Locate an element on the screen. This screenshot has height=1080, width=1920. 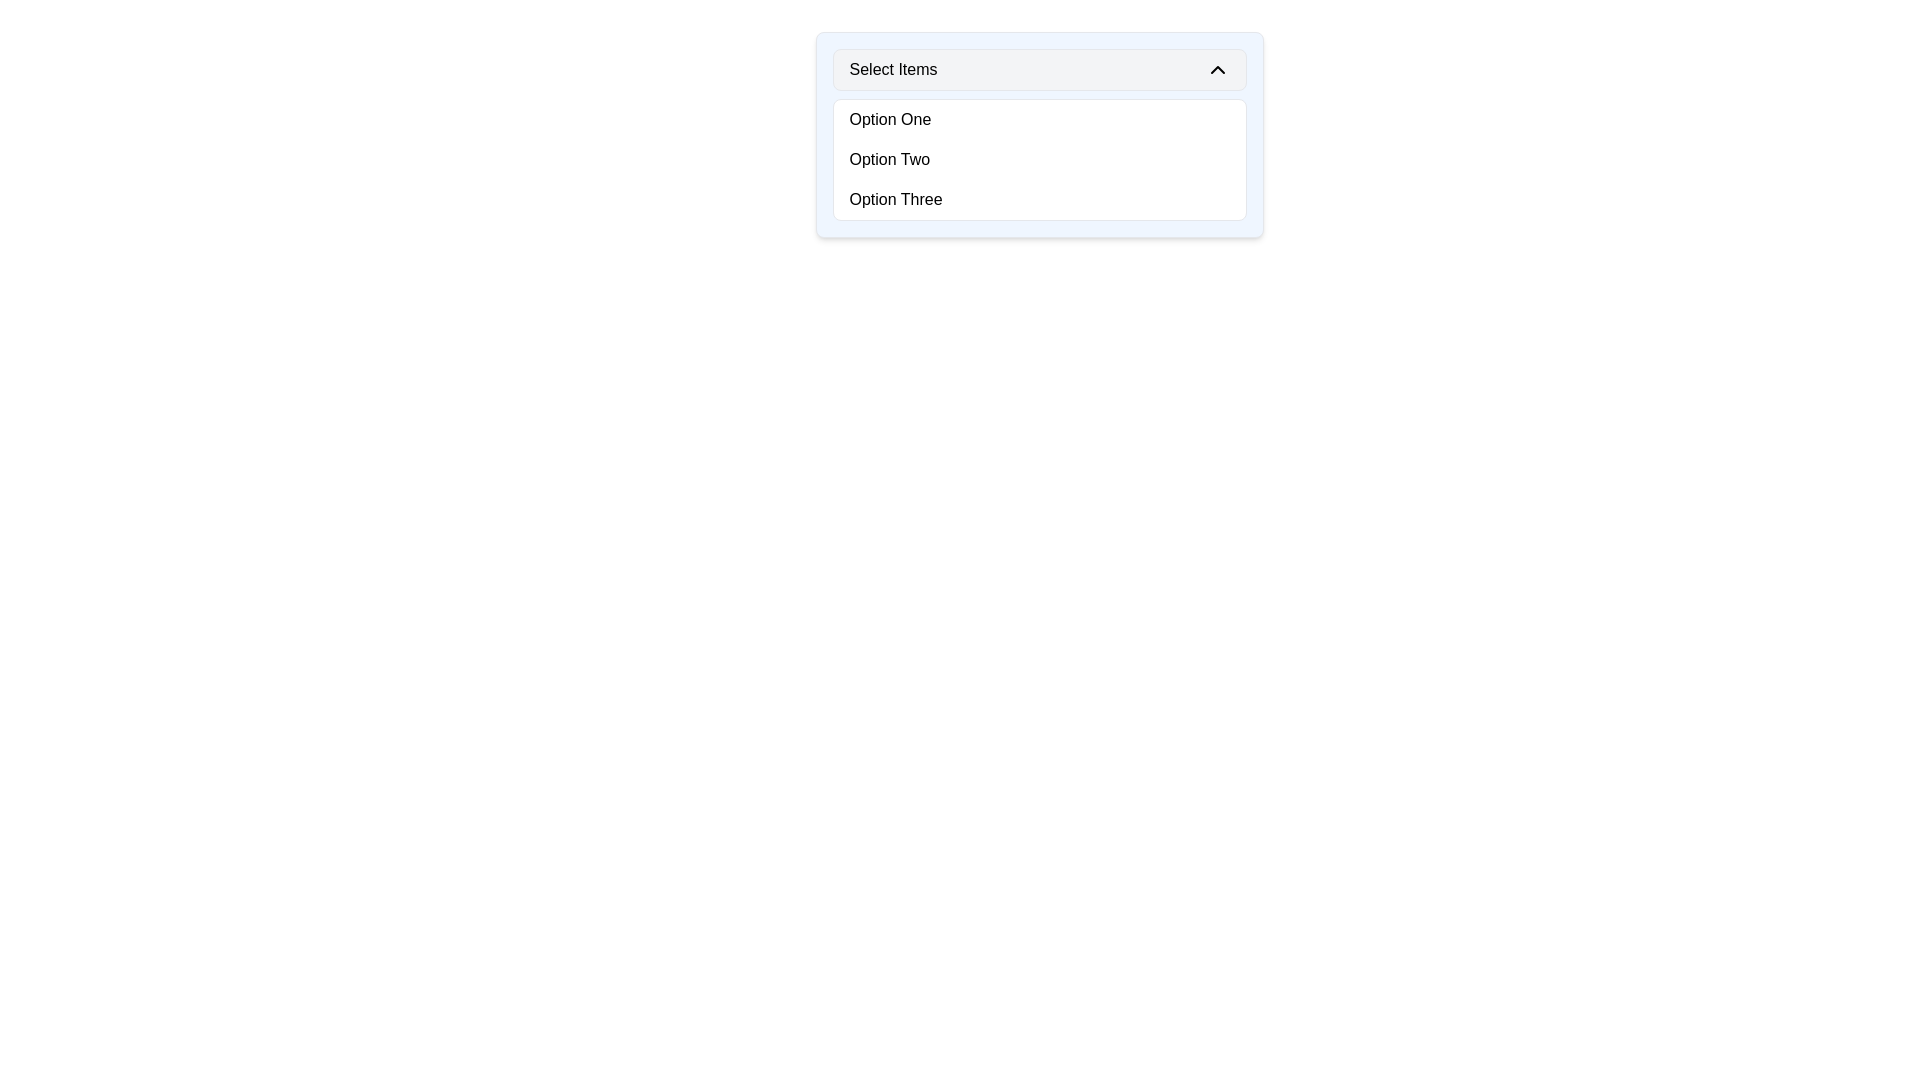
the text label displaying 'Option Three' is located at coordinates (895, 200).